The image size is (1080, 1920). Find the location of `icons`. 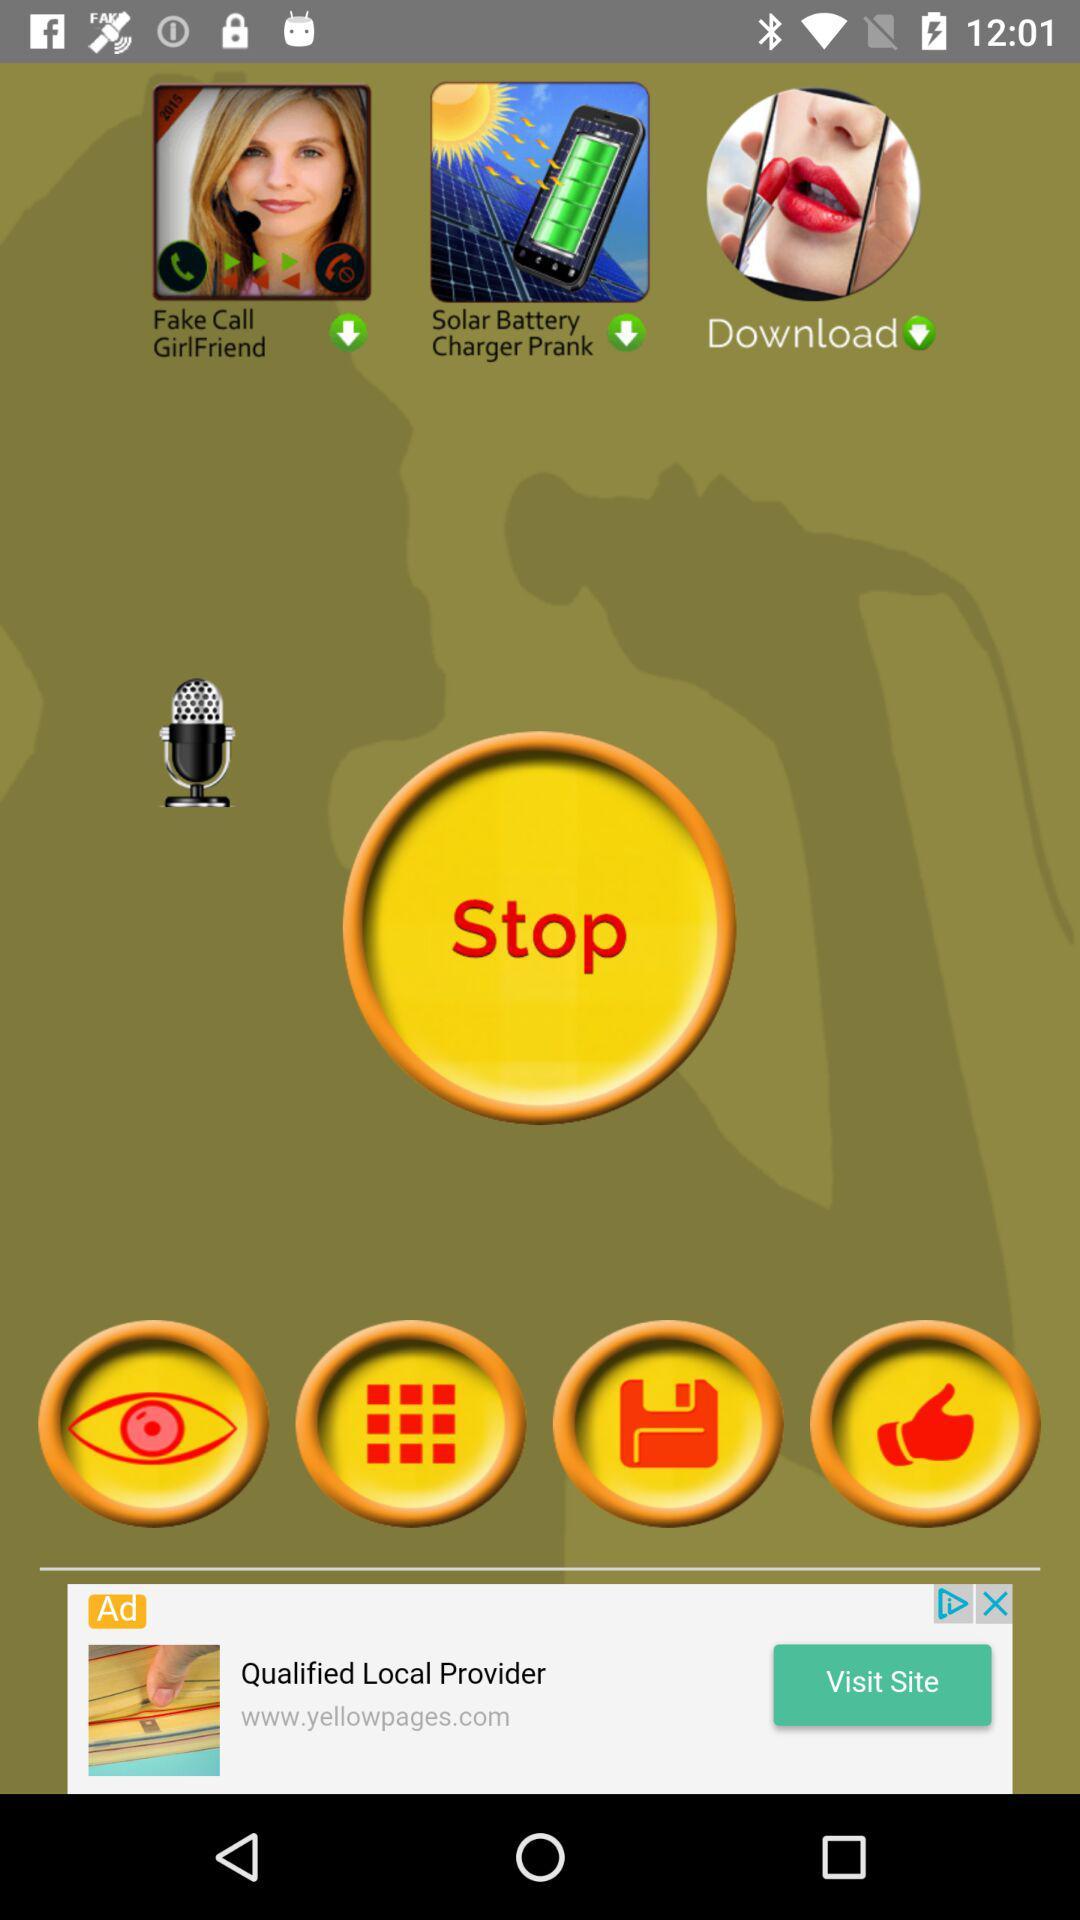

icons is located at coordinates (410, 1422).